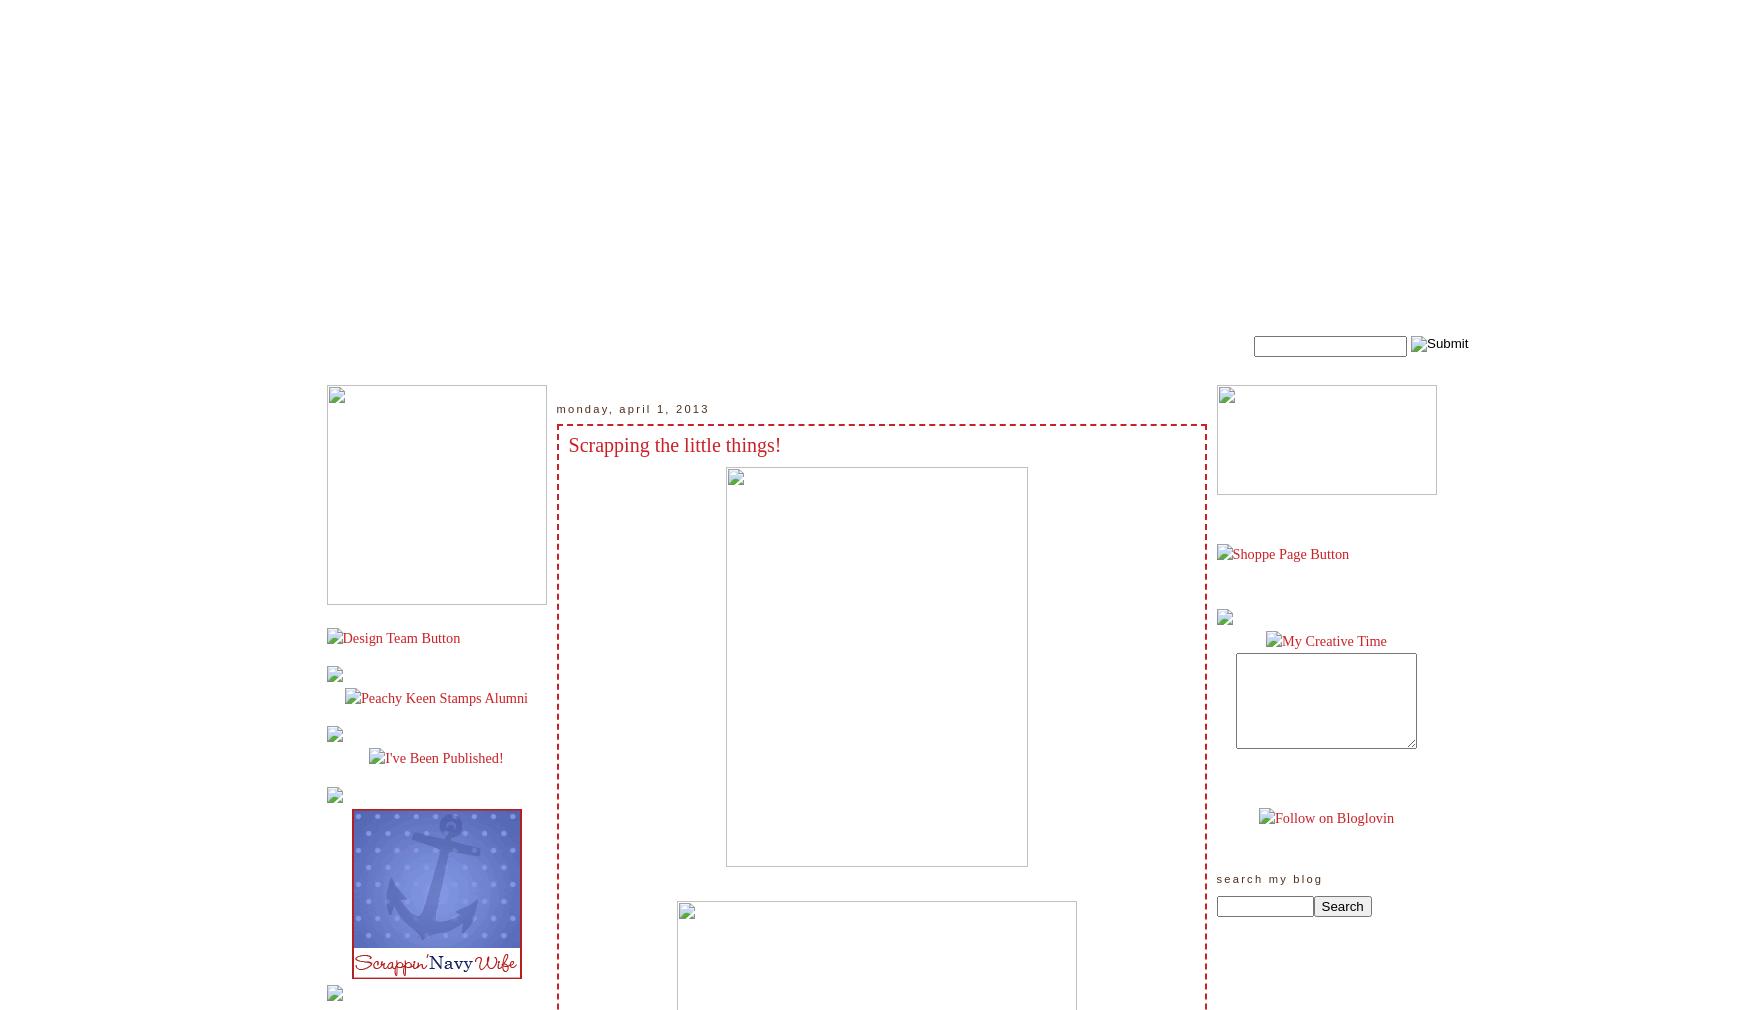  I want to click on 'Twitter', so click(1305, 10).